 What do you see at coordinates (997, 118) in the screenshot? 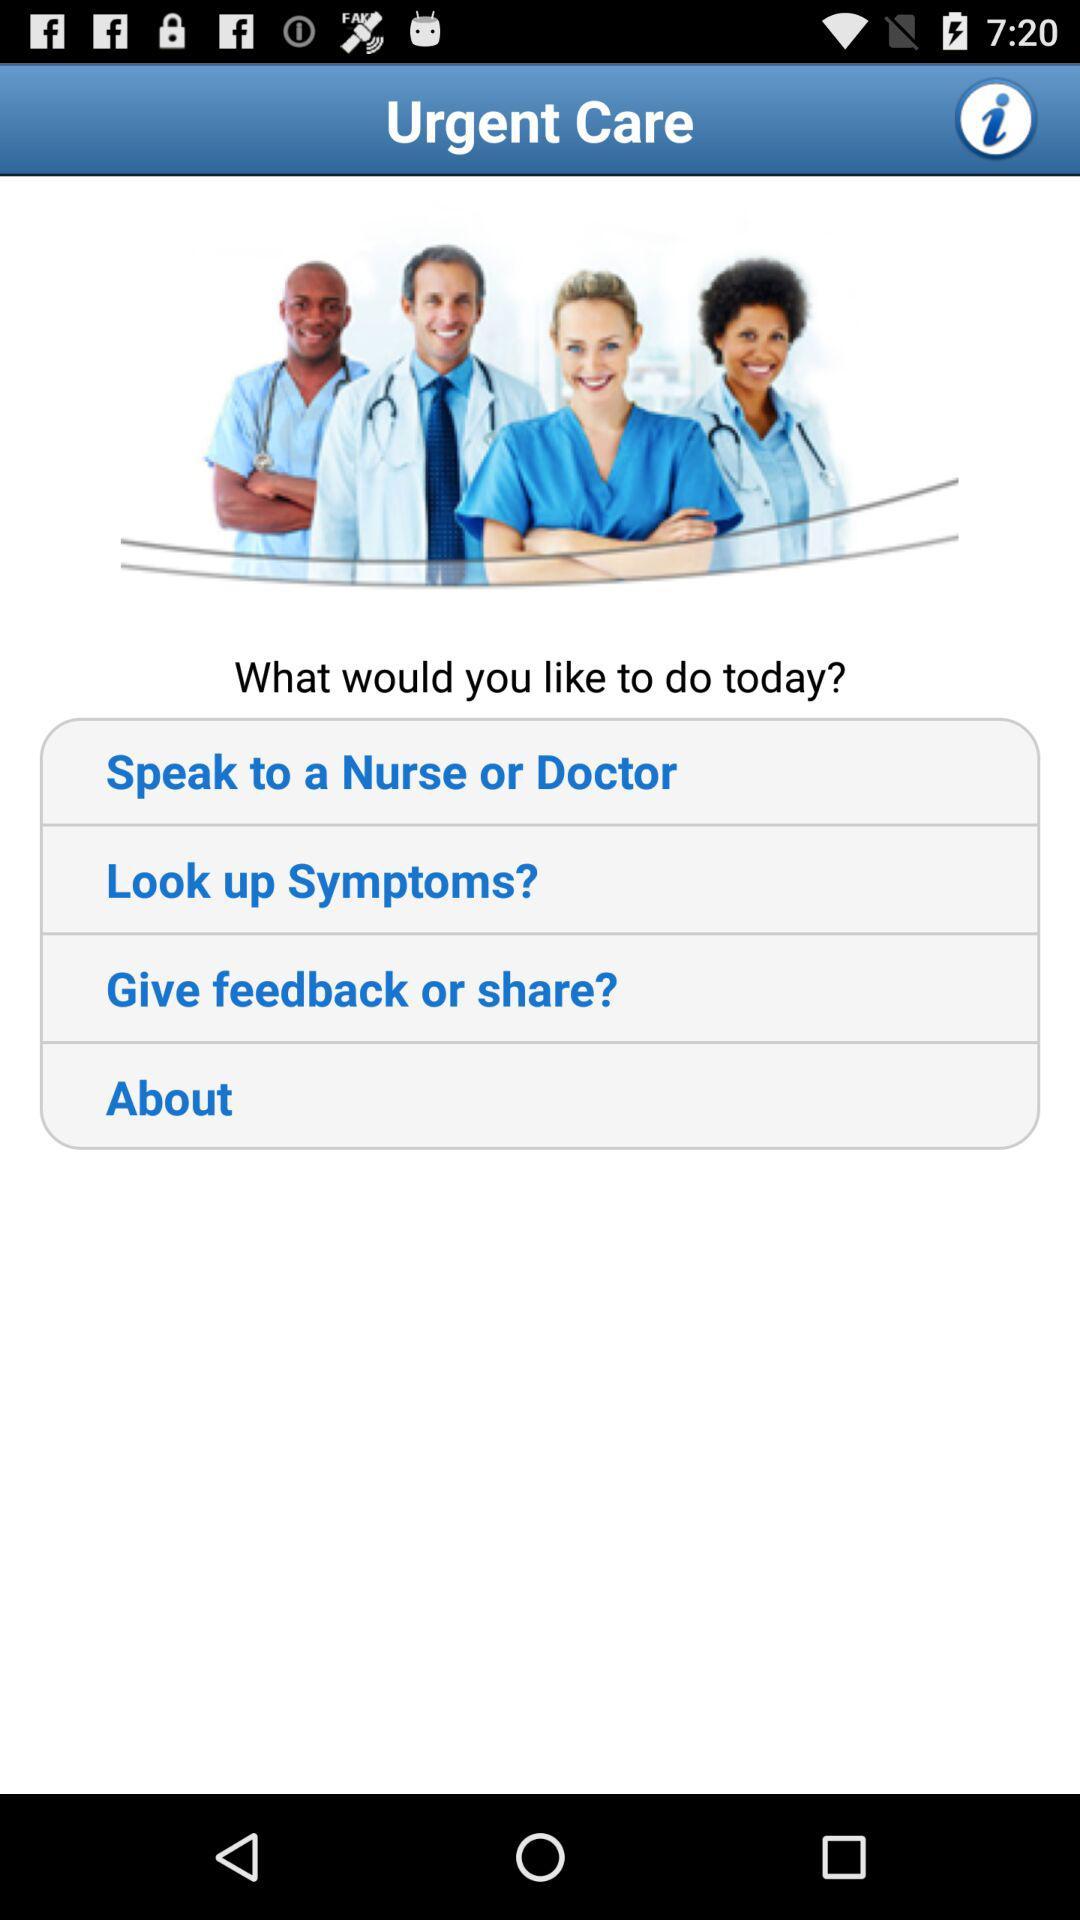
I see `find more information` at bounding box center [997, 118].